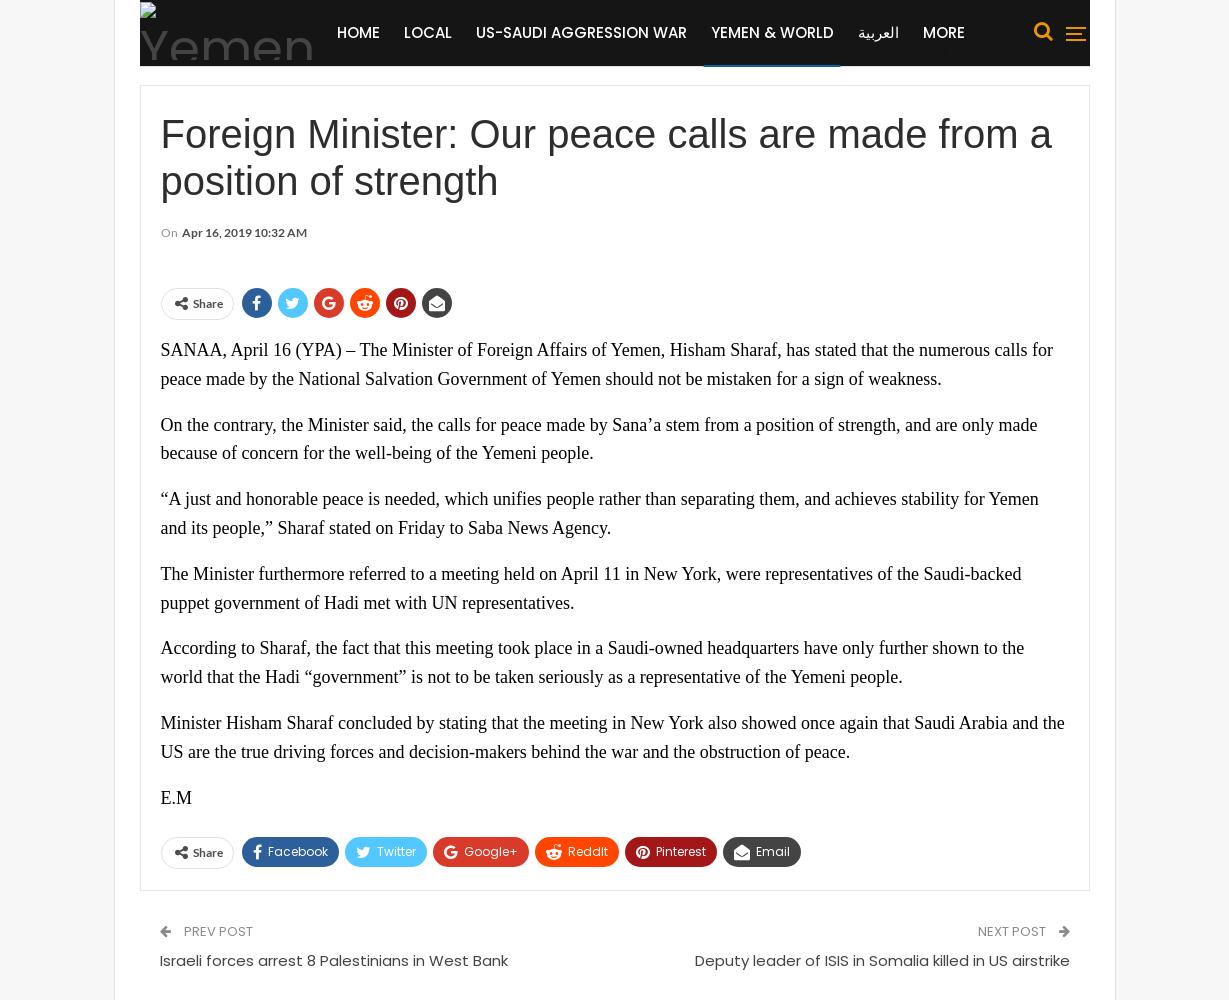 This screenshot has width=1229, height=1000. I want to click on 'Home', so click(356, 32).